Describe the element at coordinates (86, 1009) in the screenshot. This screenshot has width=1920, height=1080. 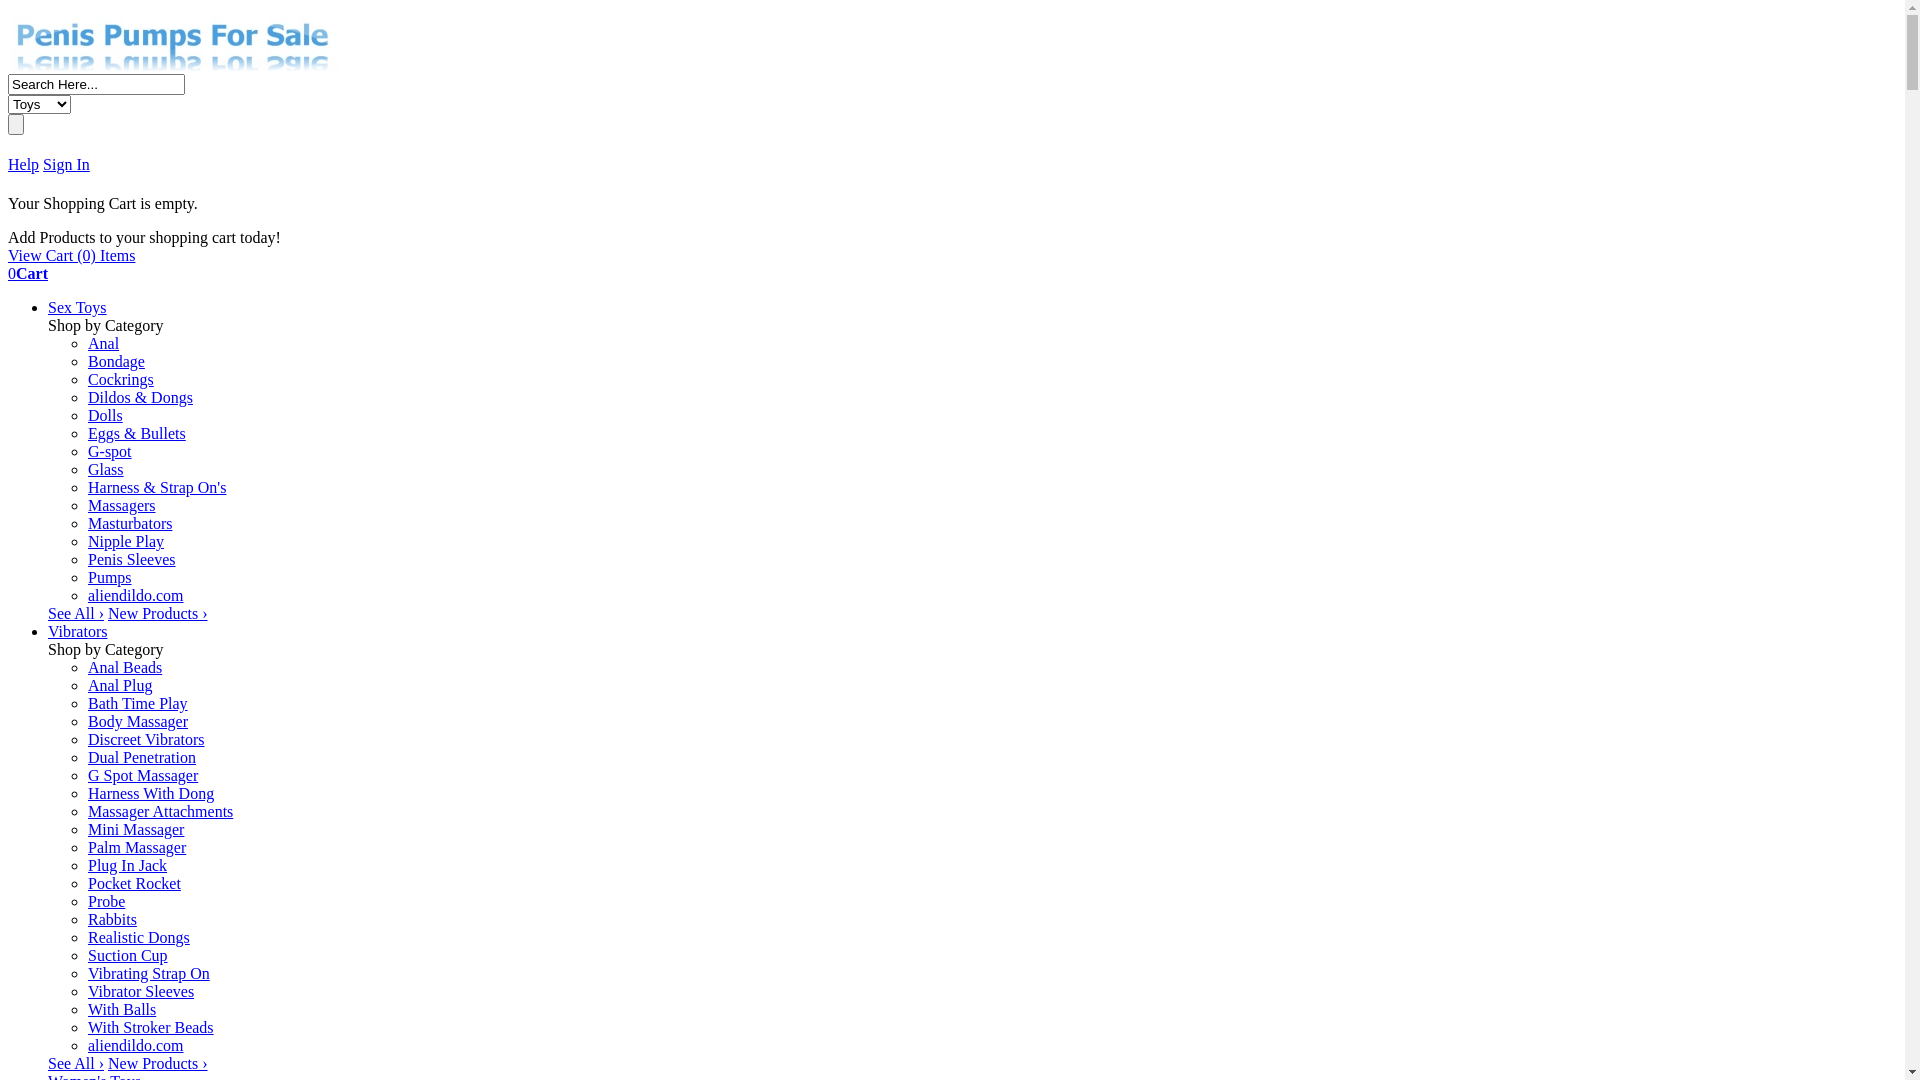
I see `'With Balls'` at that location.